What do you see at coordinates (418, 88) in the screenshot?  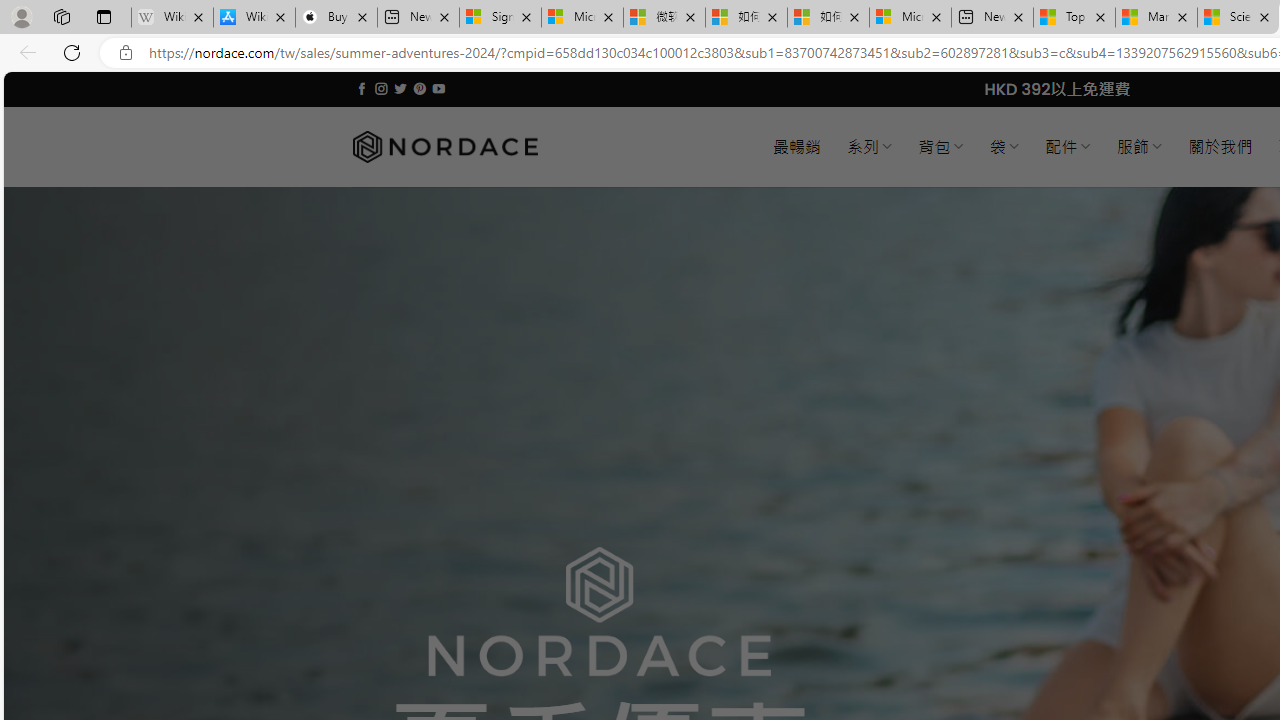 I see `'Follow on Pinterest'` at bounding box center [418, 88].